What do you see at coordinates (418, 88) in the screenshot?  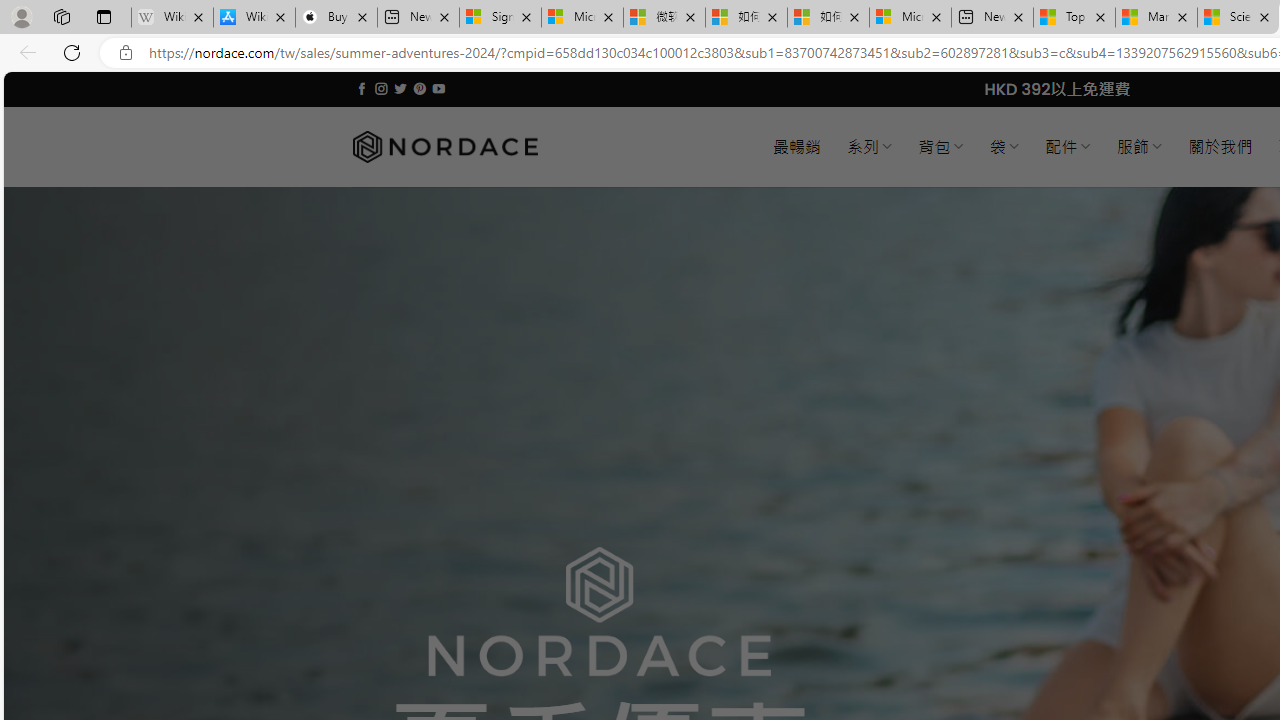 I see `'Follow on Pinterest'` at bounding box center [418, 88].